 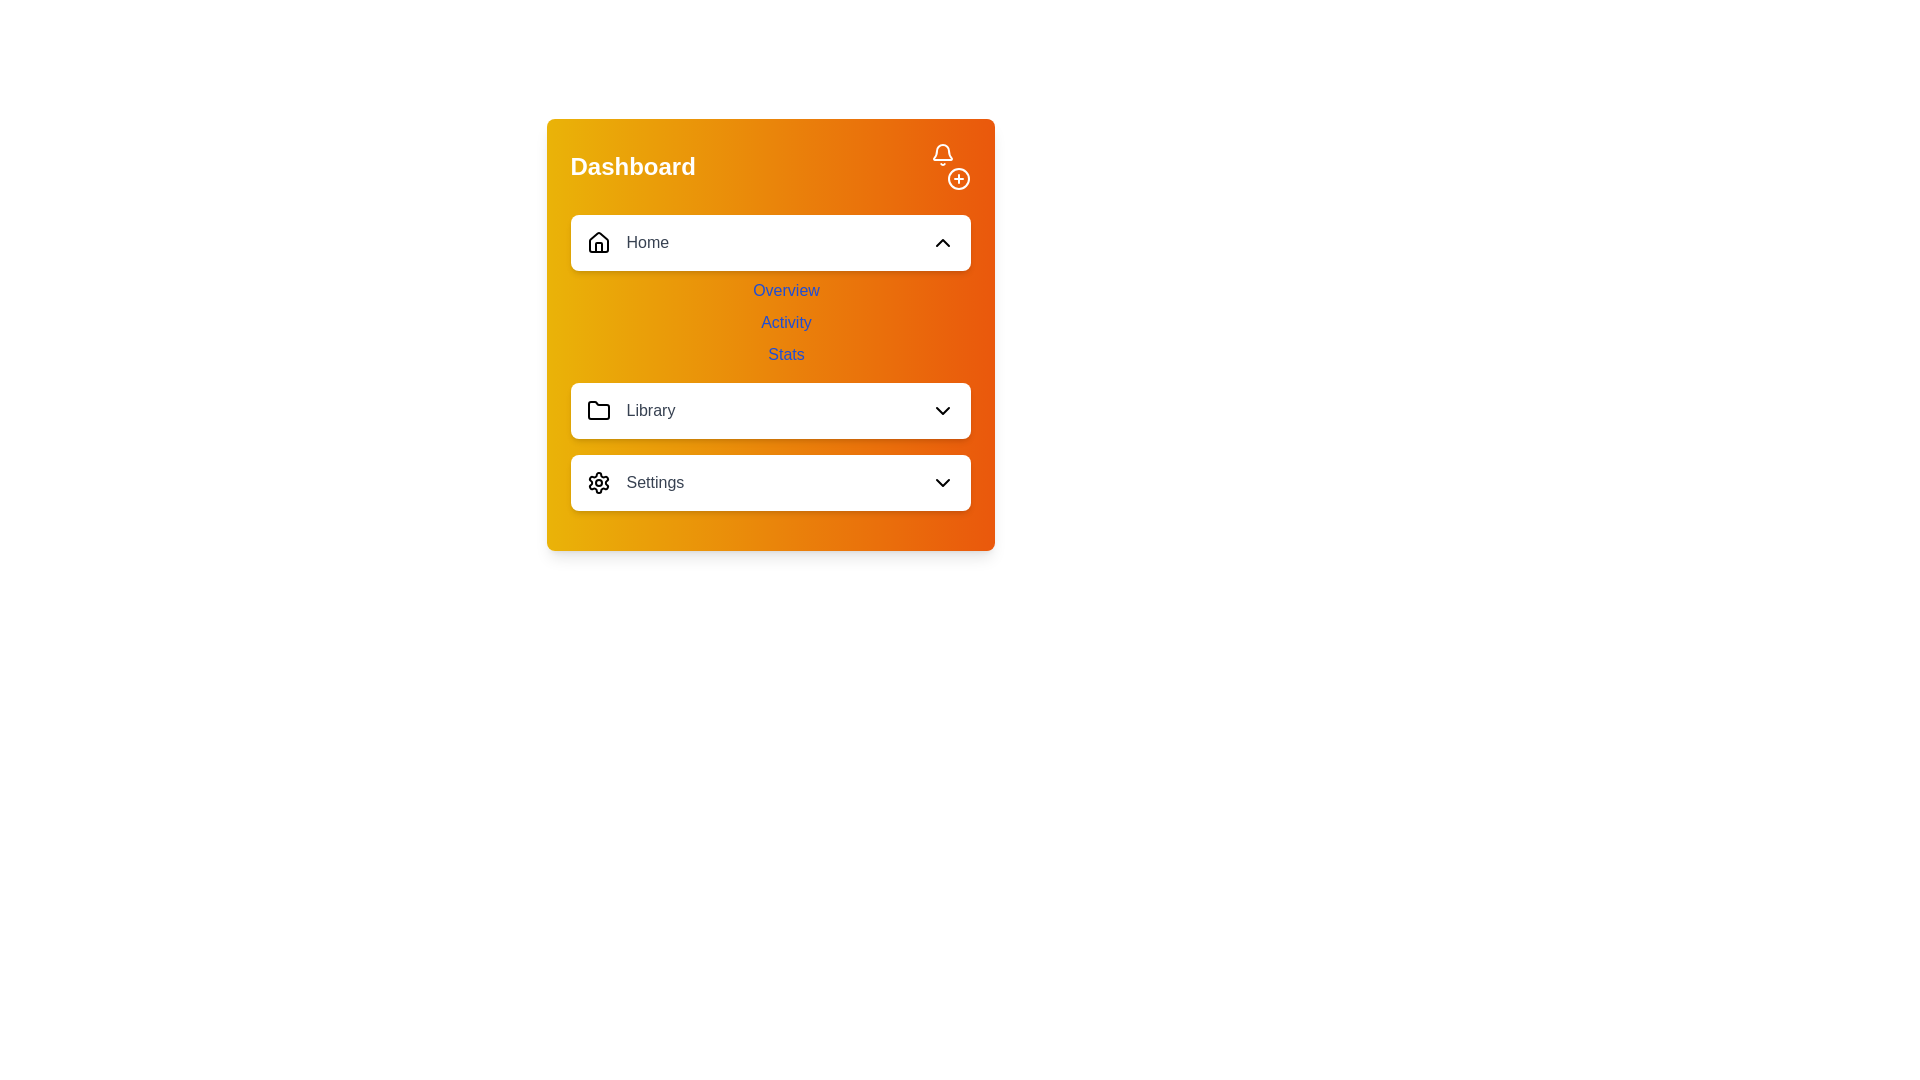 I want to click on the Icon button on the rightmost side of the 'Home' section, so click(x=941, y=242).